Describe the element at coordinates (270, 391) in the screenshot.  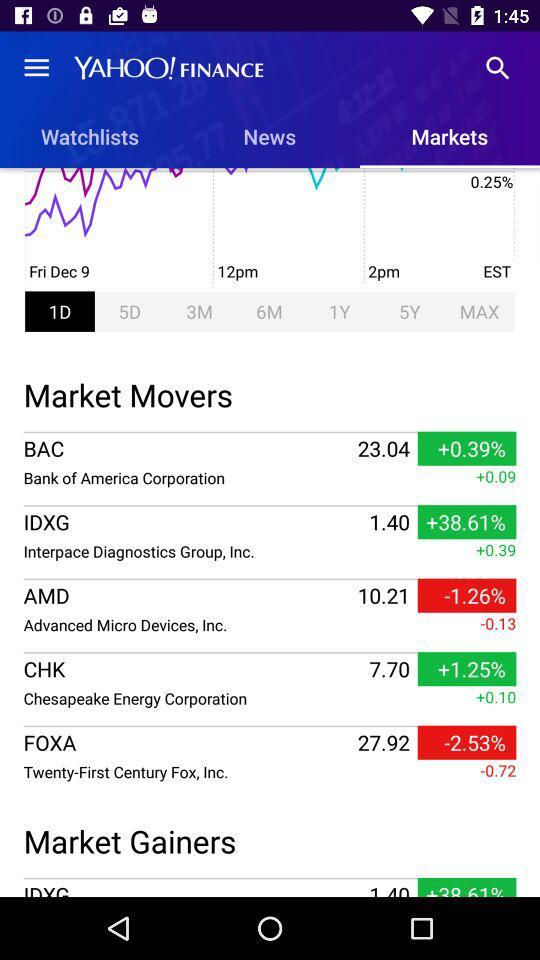
I see `the market movers` at that location.